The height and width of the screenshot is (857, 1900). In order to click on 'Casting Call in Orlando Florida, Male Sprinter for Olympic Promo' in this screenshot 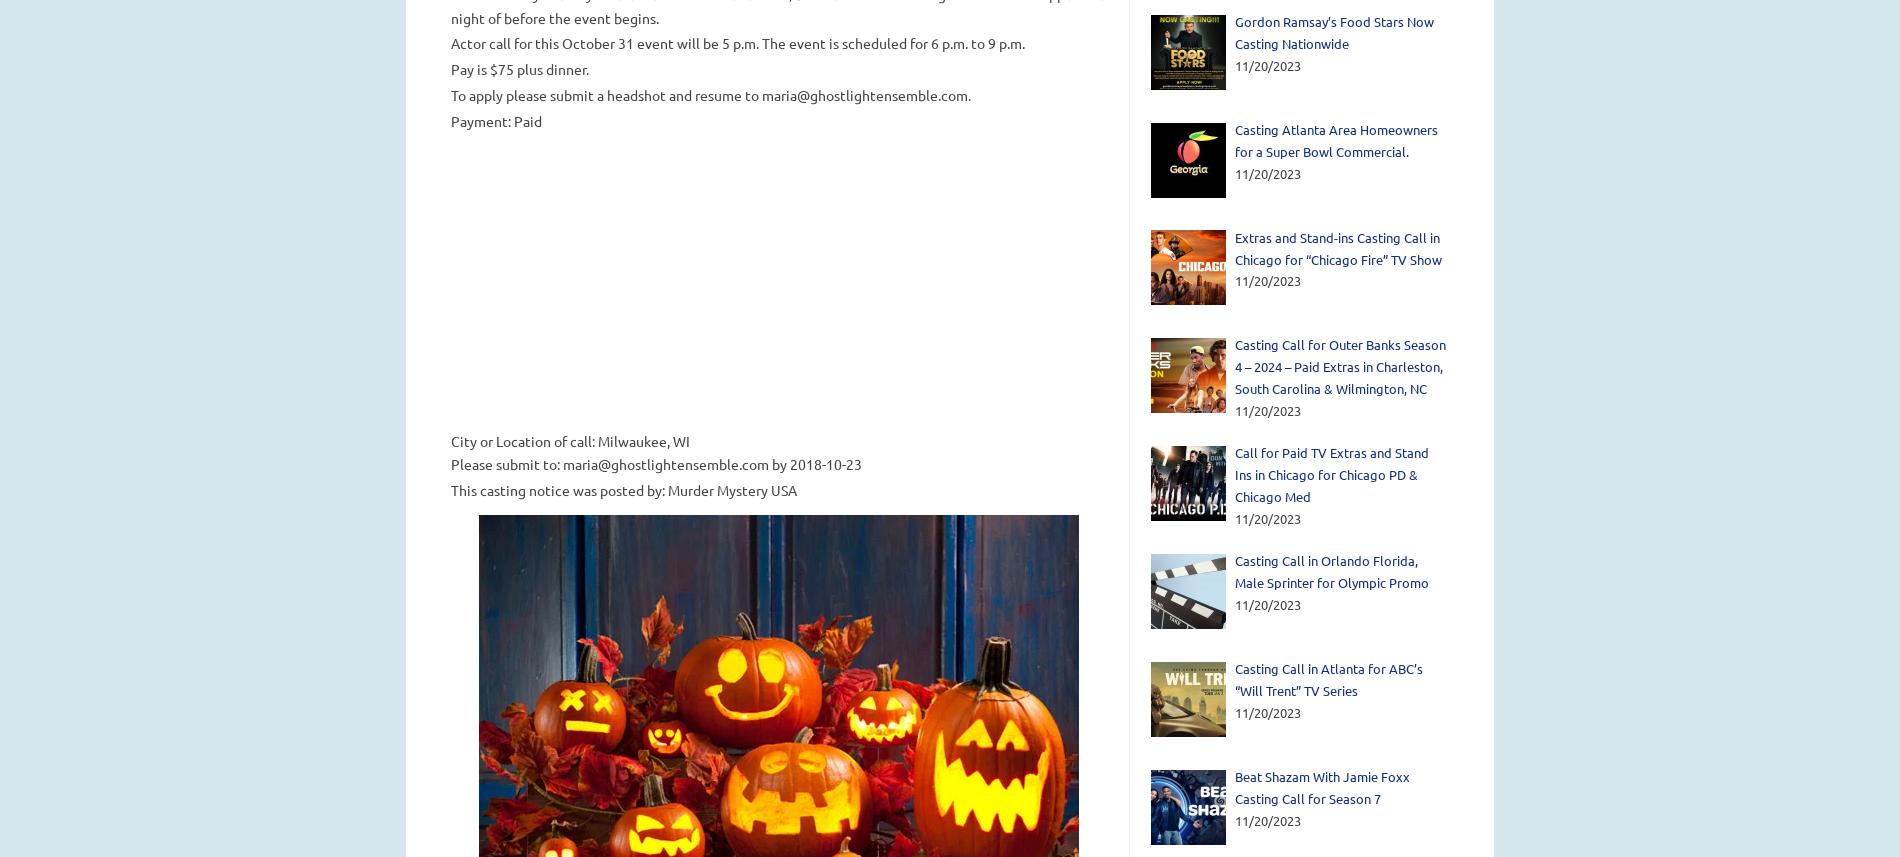, I will do `click(1234, 571)`.